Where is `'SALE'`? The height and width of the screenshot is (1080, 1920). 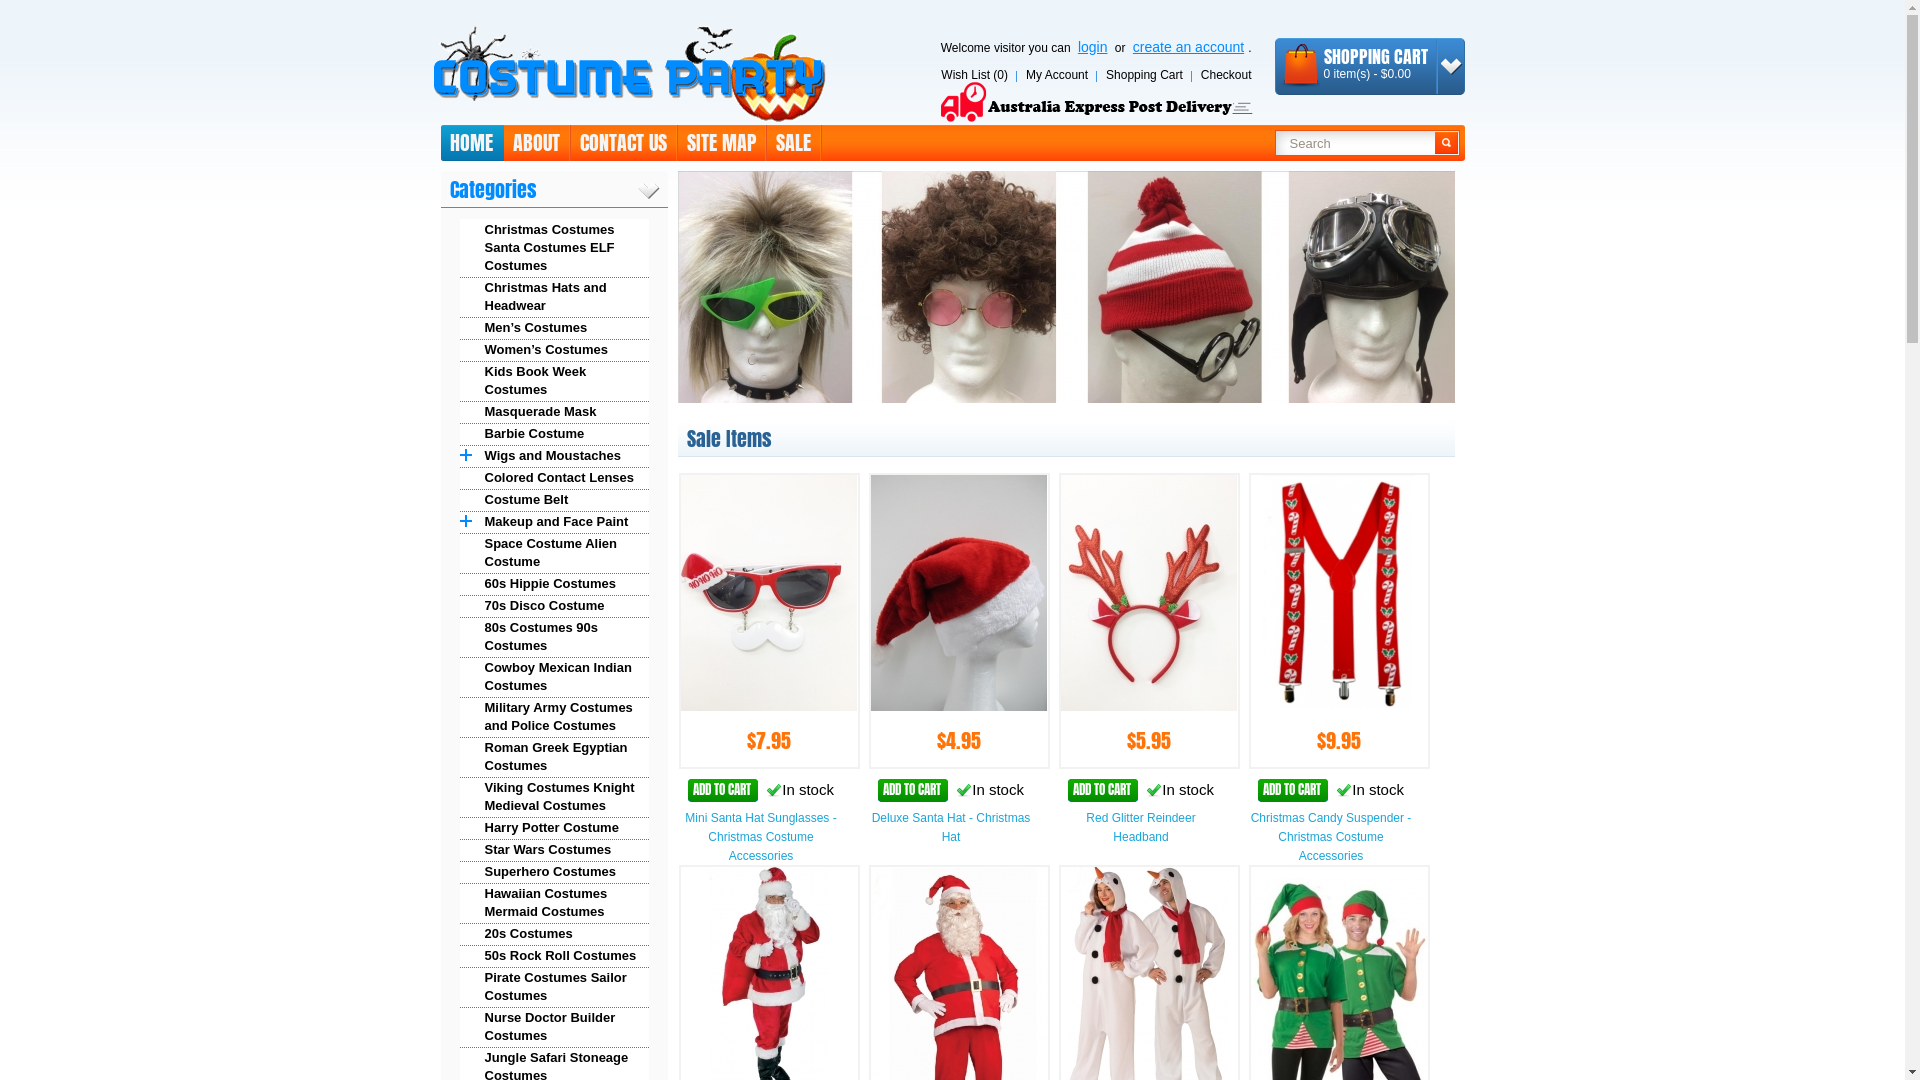 'SALE' is located at coordinates (765, 141).